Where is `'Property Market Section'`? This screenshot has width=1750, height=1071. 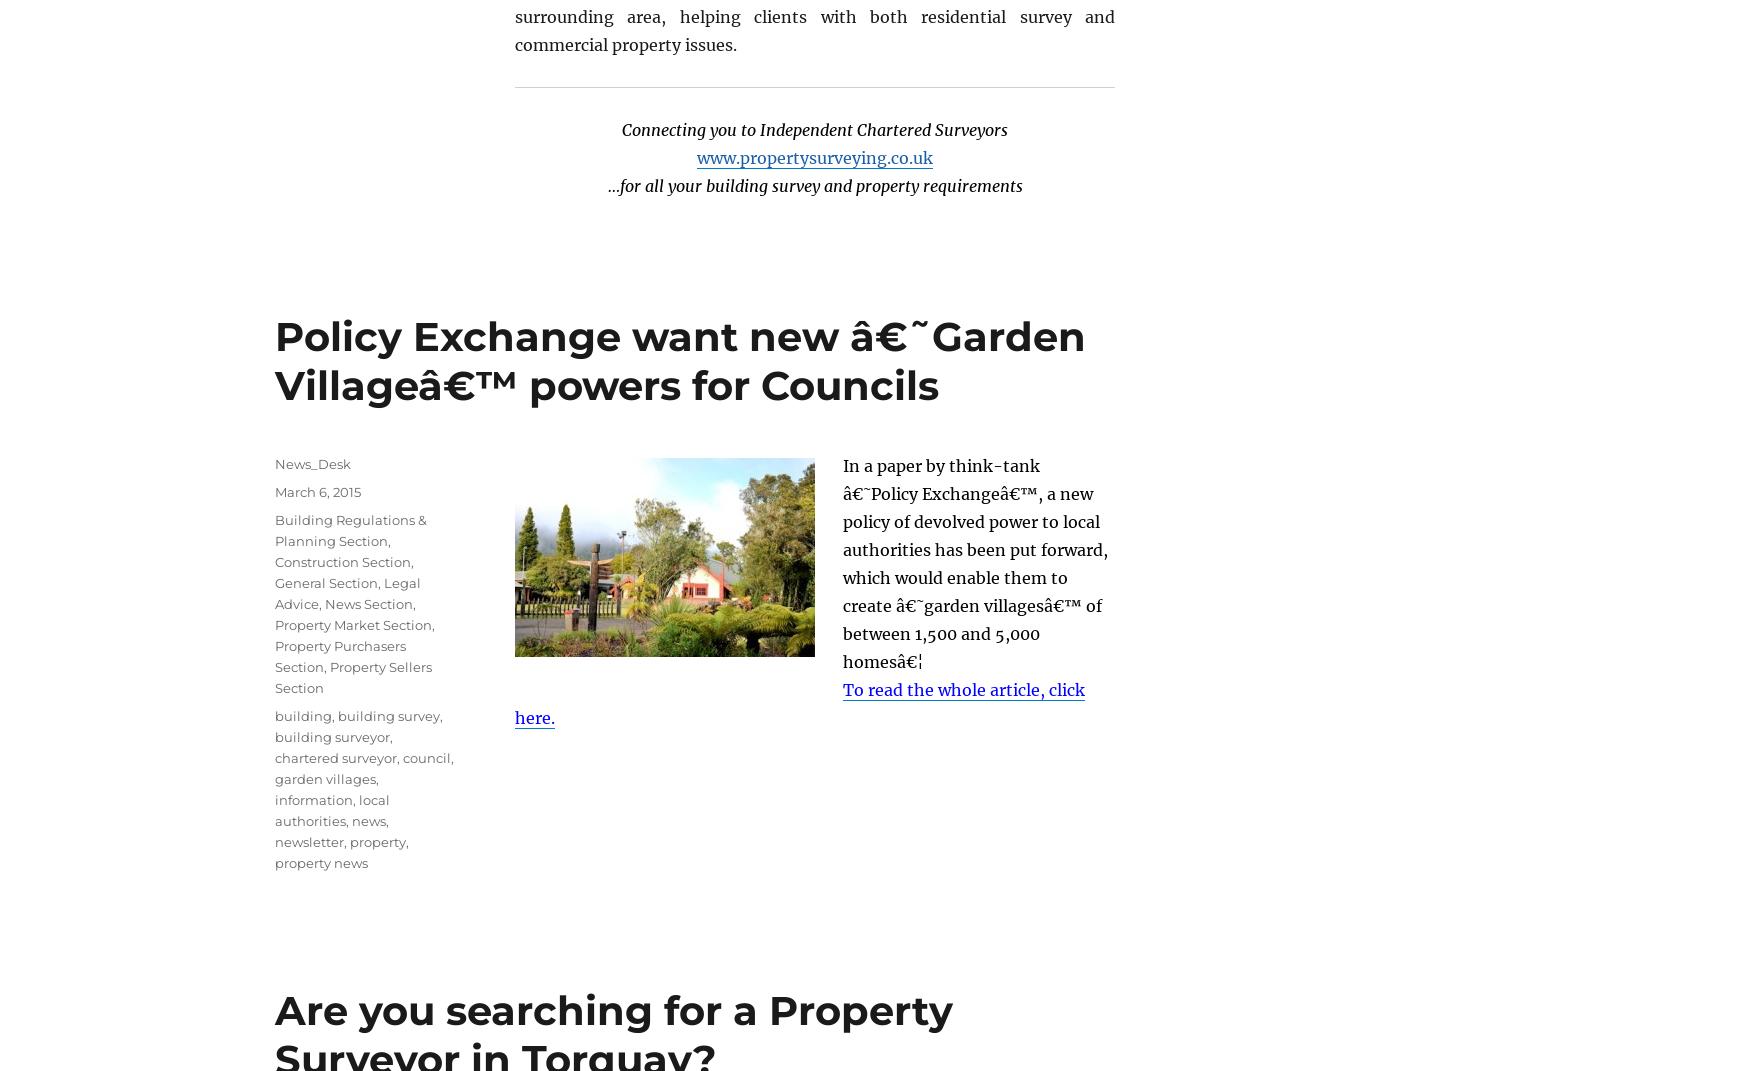 'Property Market Section' is located at coordinates (353, 622).